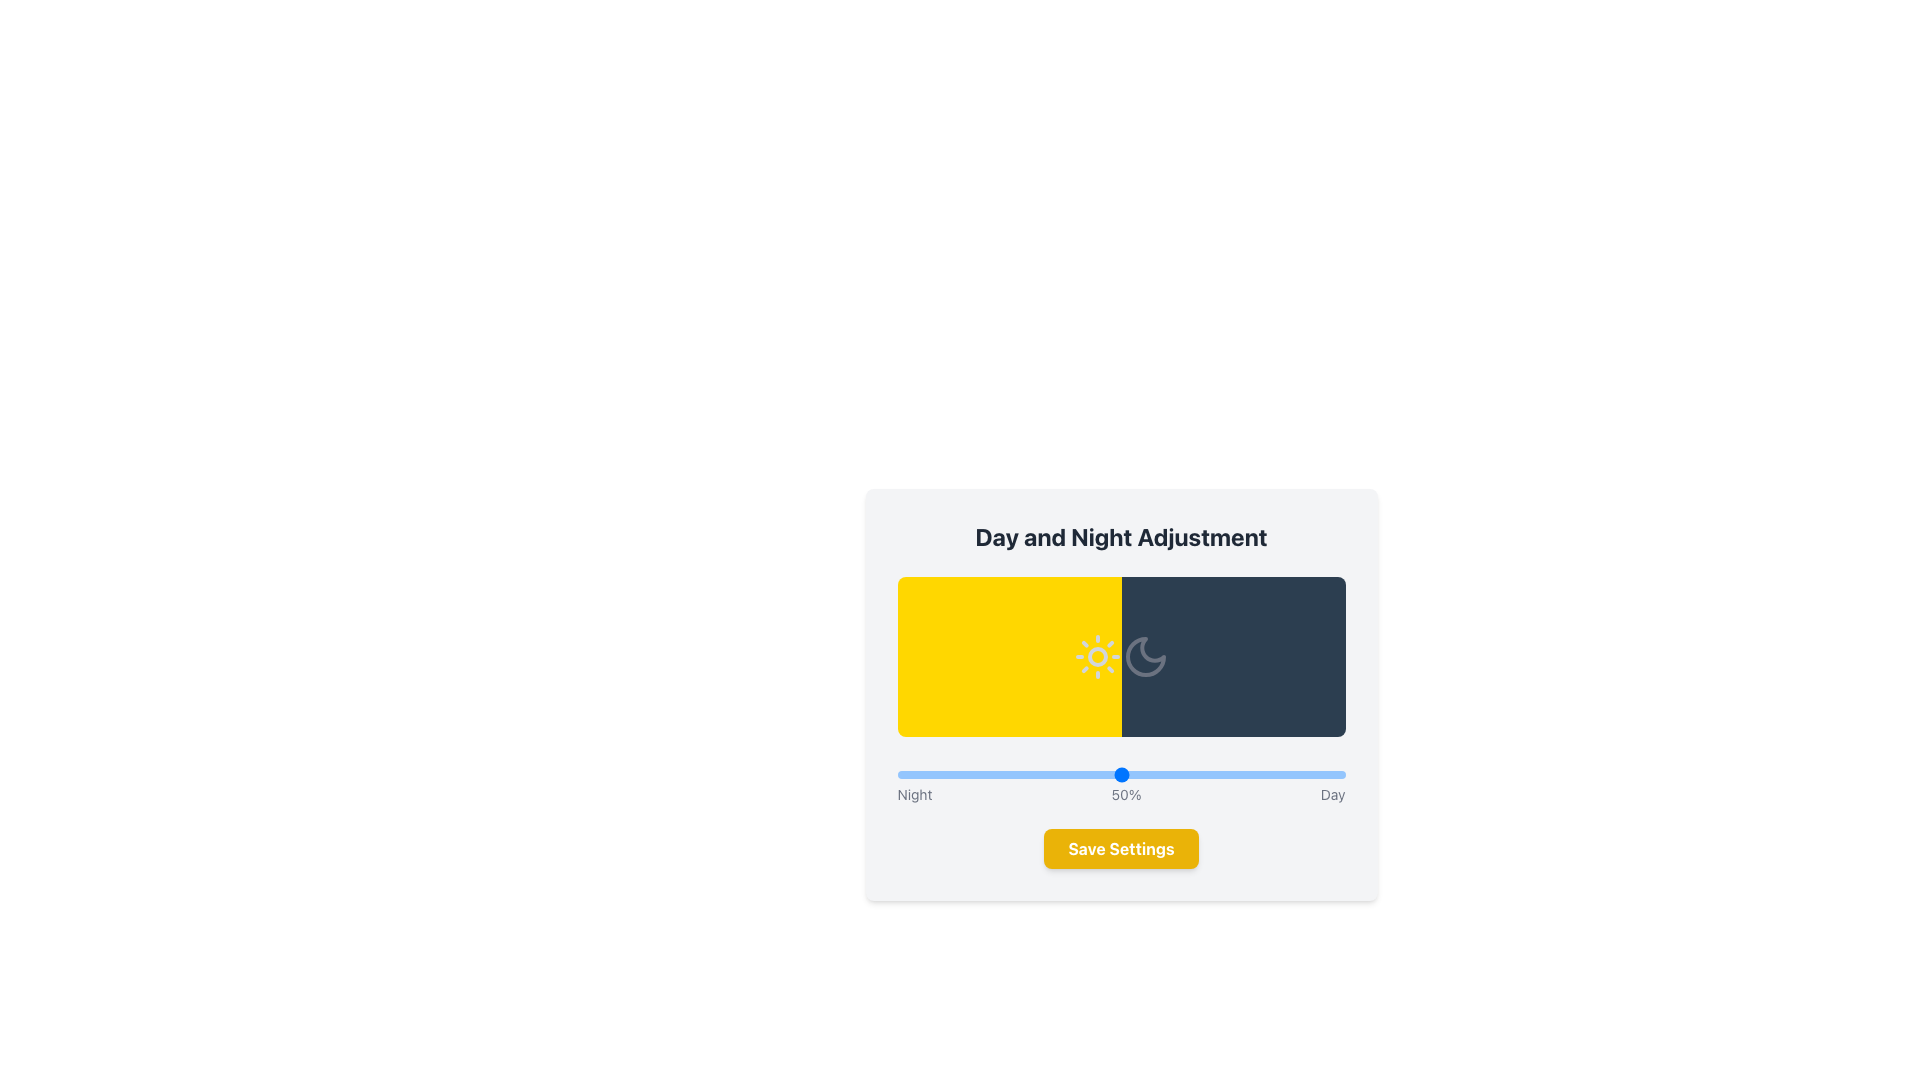  Describe the element at coordinates (1121, 848) in the screenshot. I see `the bright yellow button with rounded corners and bold white text that says 'Save Settings' located at the bottom of the 'Day and Night Adjustment' section` at that location.